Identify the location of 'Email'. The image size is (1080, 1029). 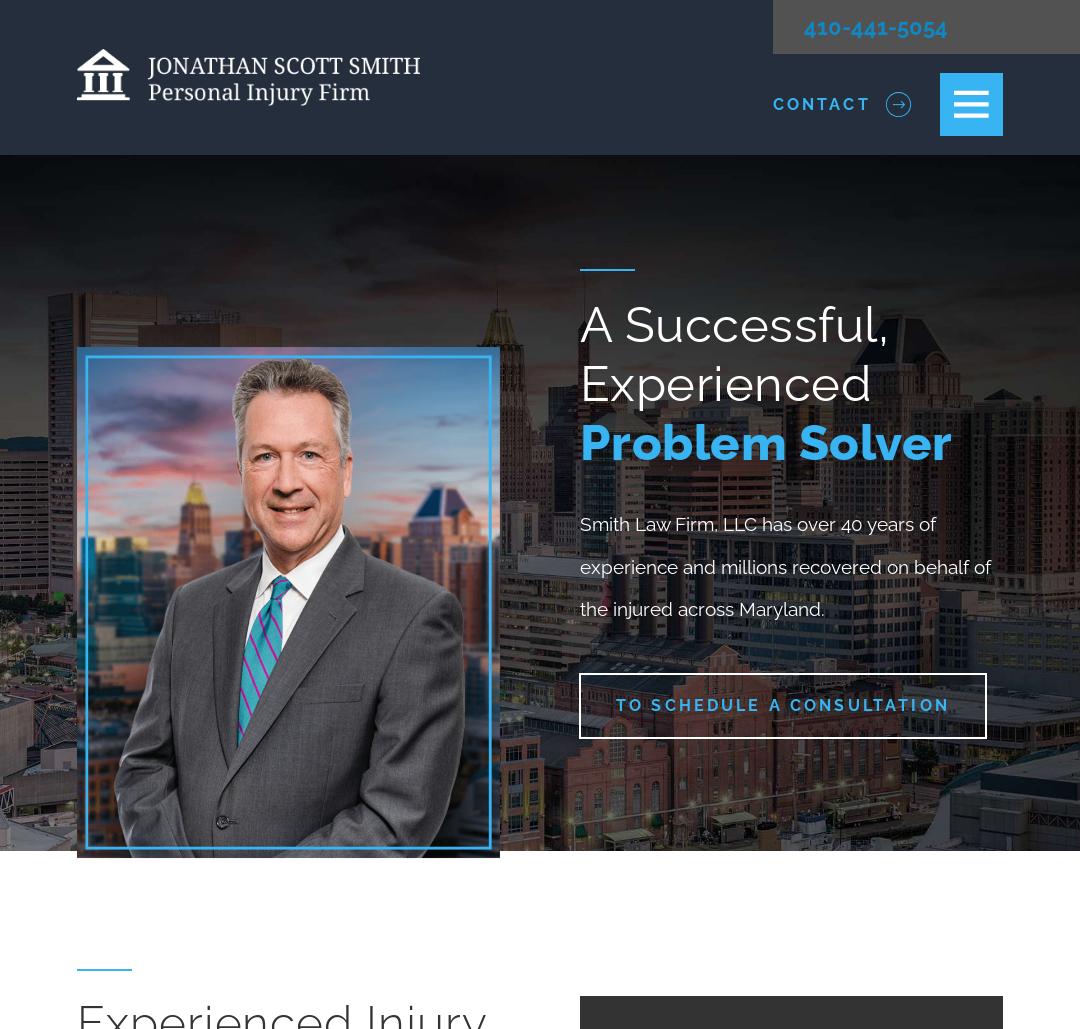
(326, 484).